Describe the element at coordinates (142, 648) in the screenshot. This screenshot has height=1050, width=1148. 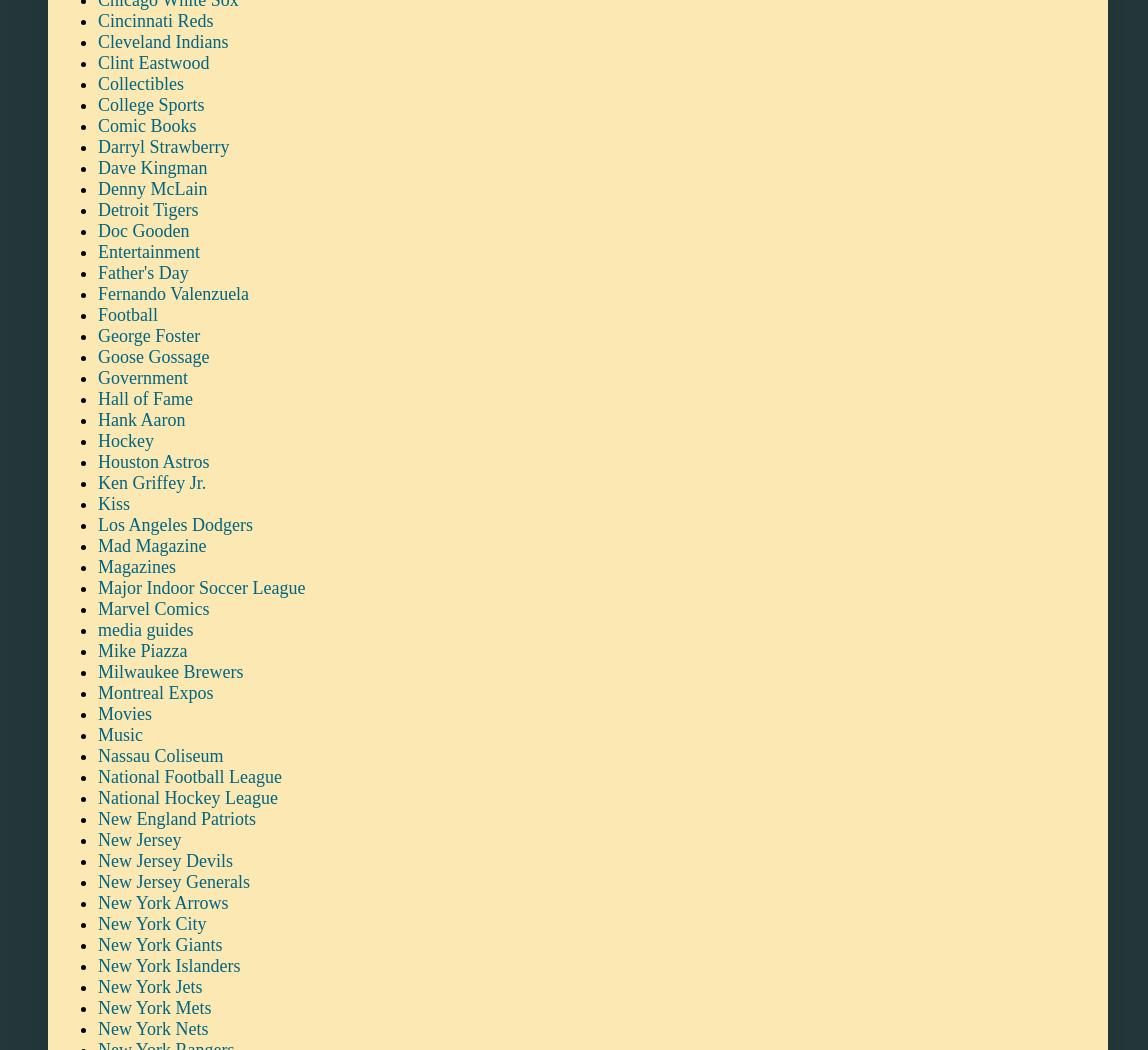
I see `'Mike Piazza'` at that location.